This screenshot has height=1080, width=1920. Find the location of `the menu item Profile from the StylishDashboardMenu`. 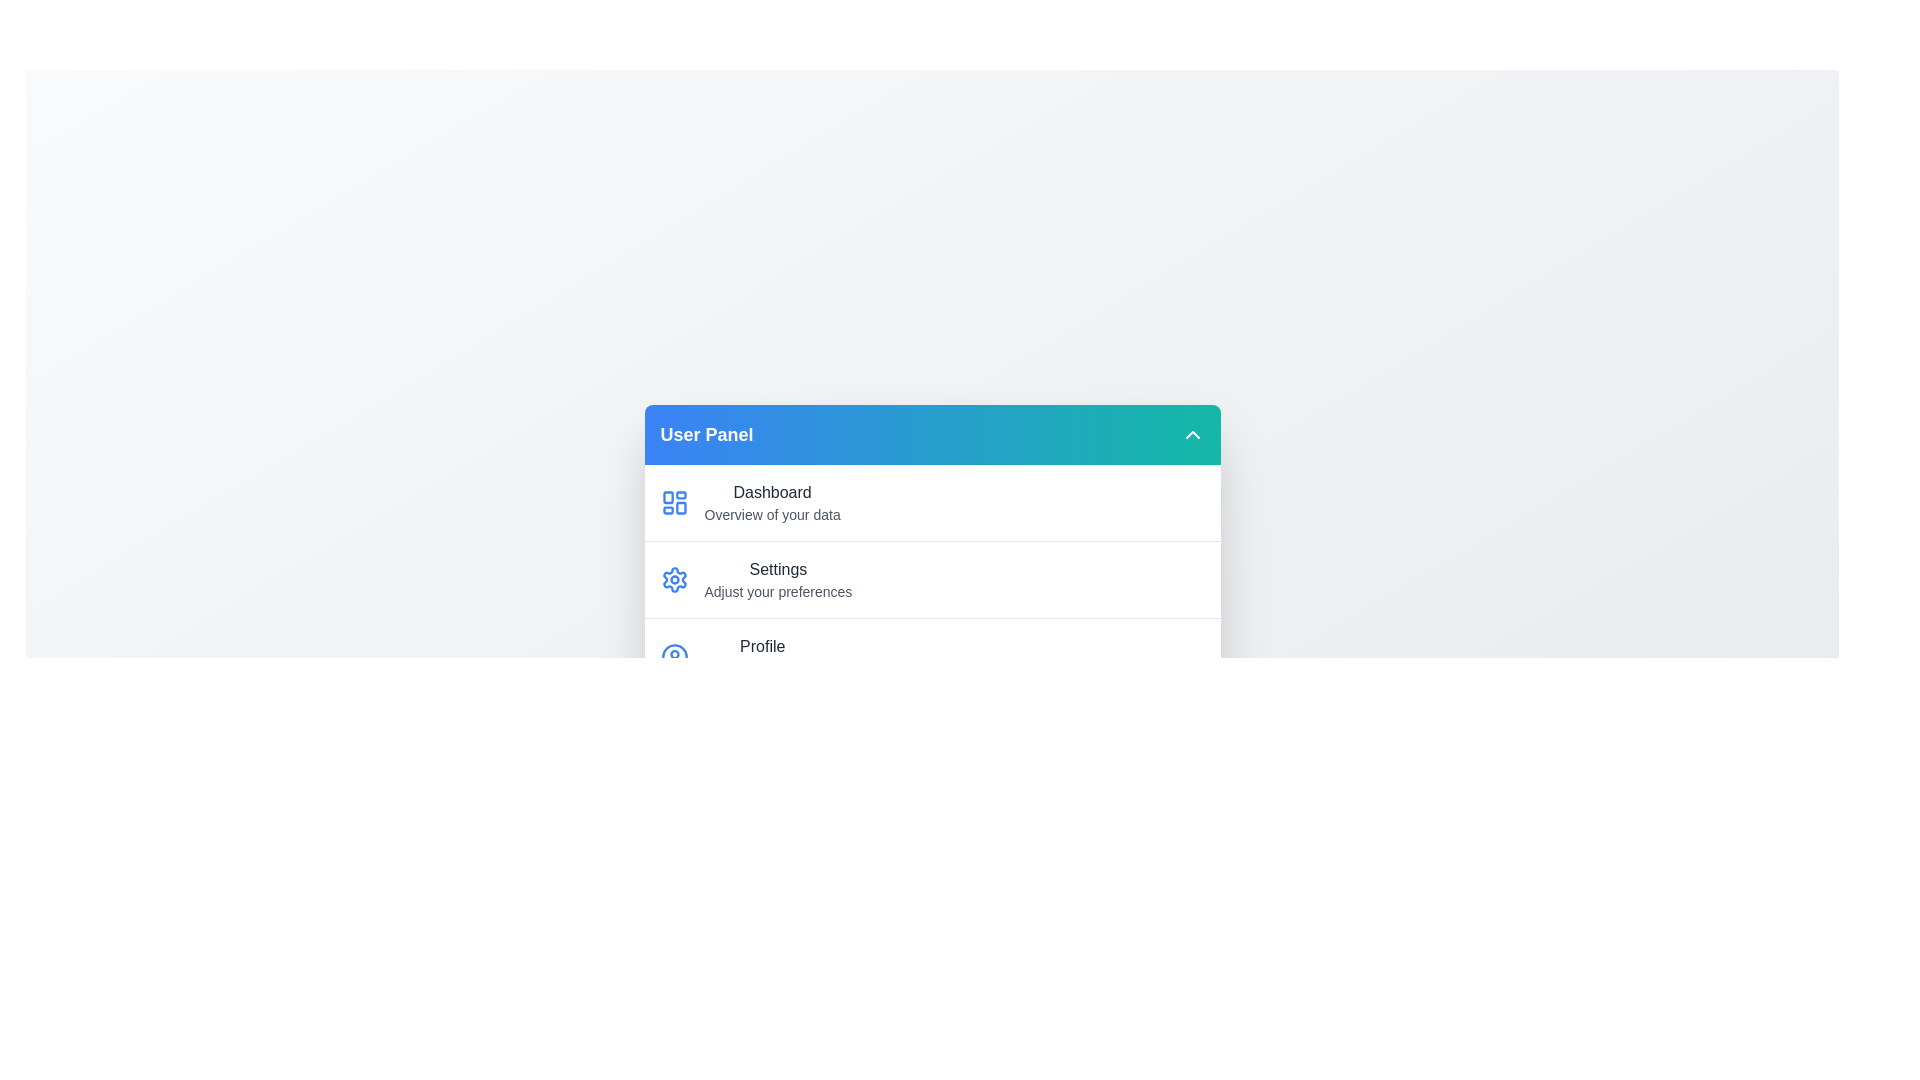

the menu item Profile from the StylishDashboardMenu is located at coordinates (931, 655).